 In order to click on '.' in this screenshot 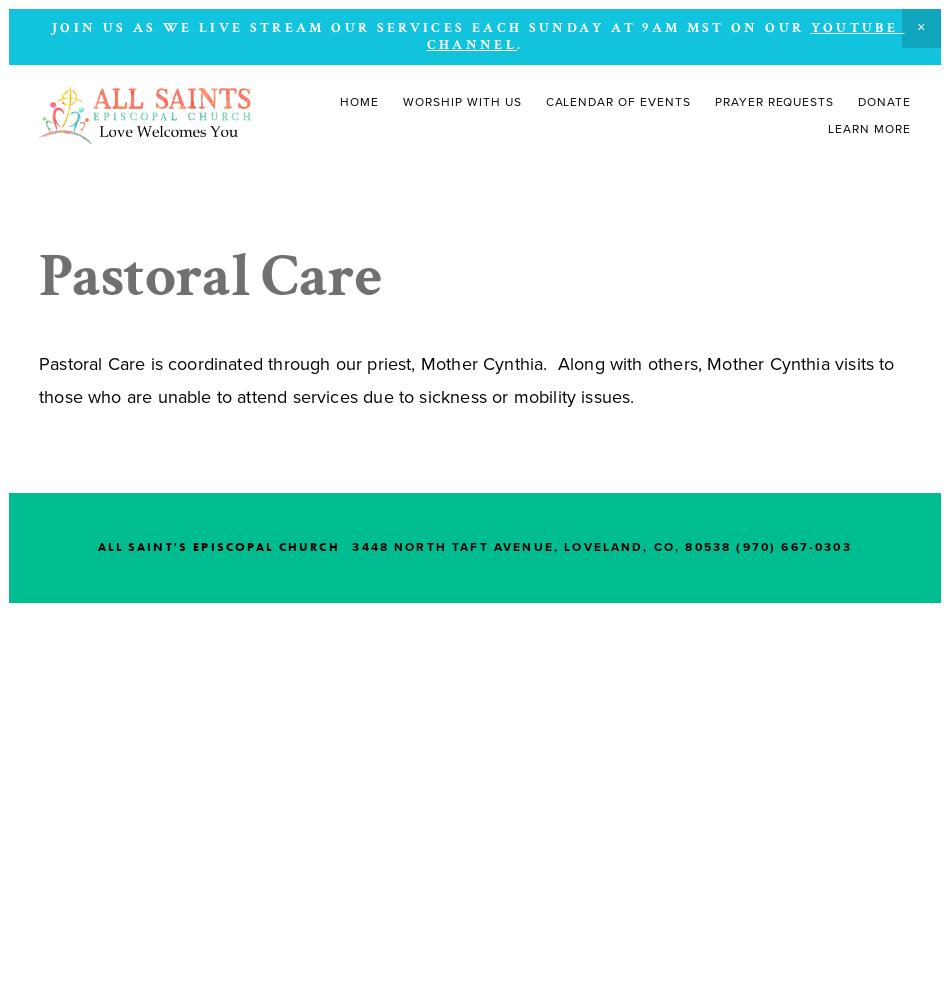, I will do `click(516, 44)`.